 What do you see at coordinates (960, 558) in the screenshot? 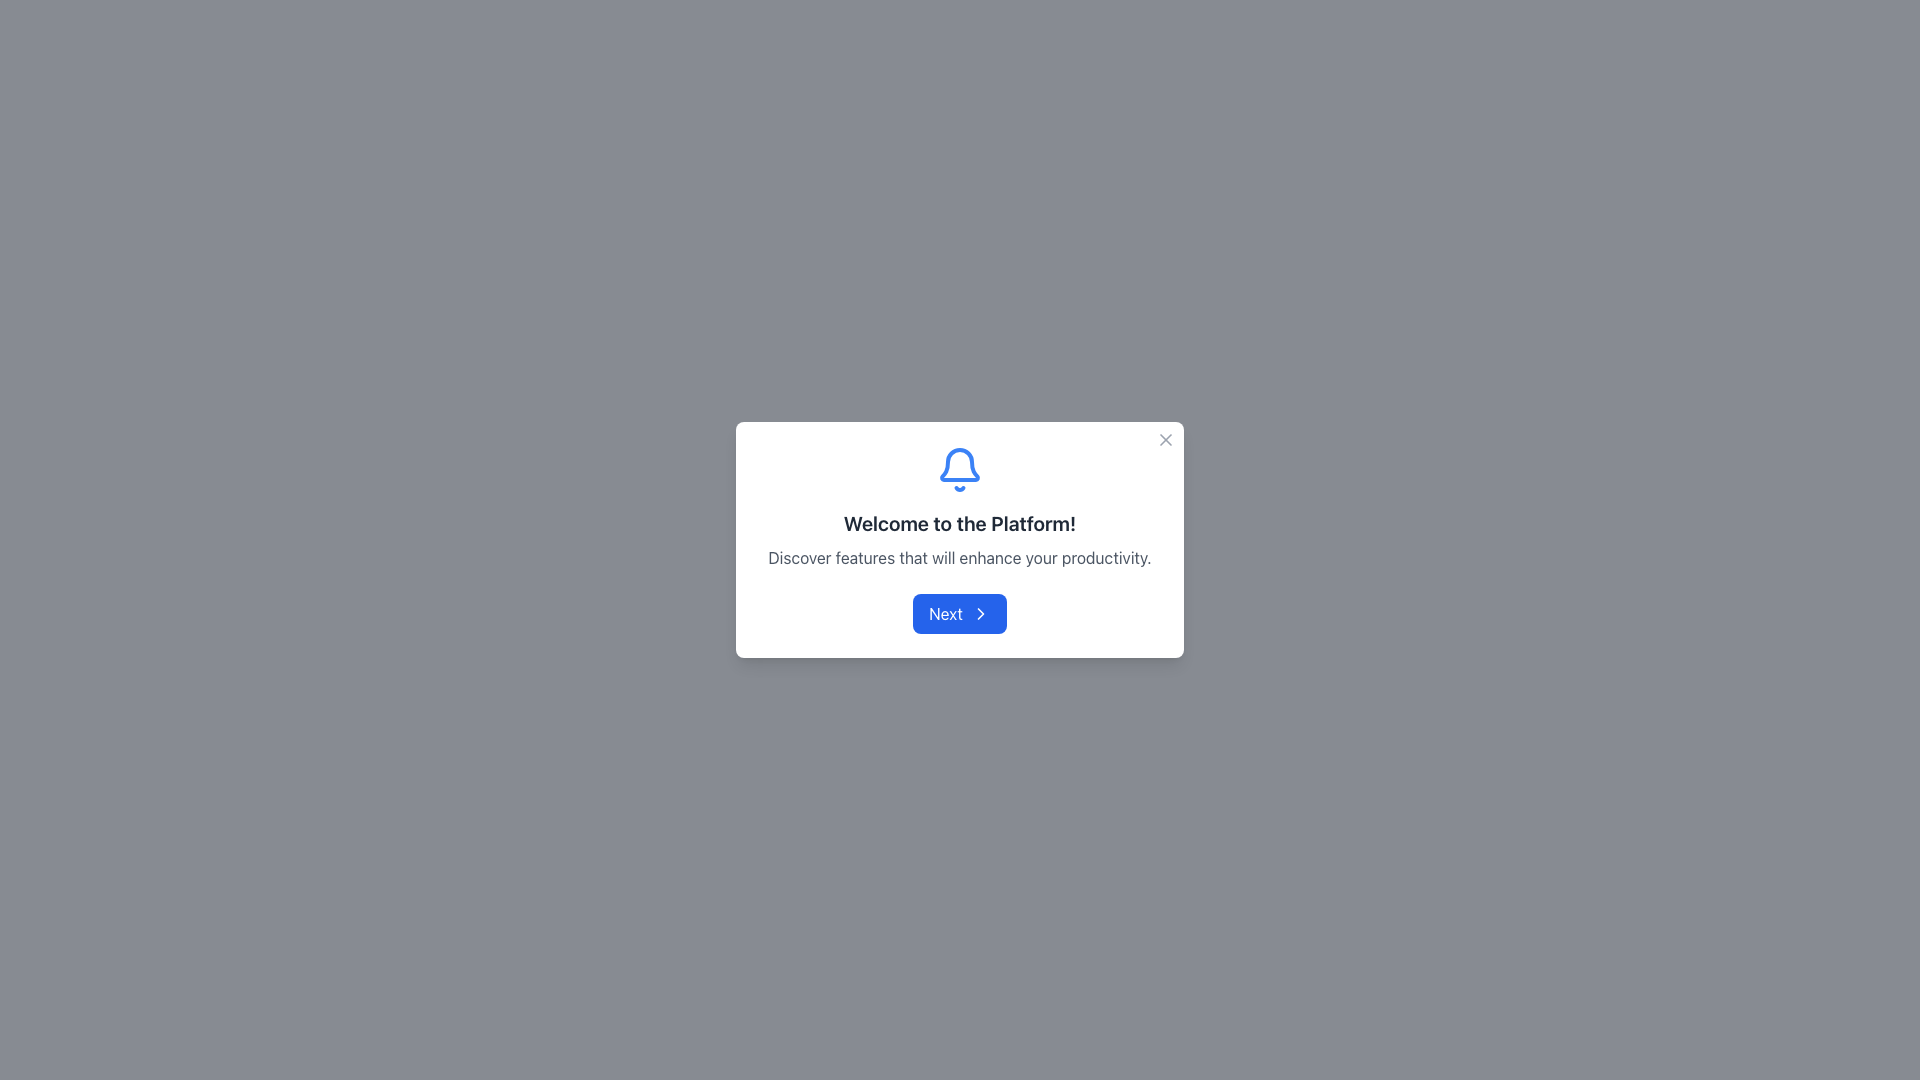
I see `static text label that says 'Discover features that will enhance your productivity.' located below the title 'Welcome to the Platform!' in the modal dialog` at bounding box center [960, 558].